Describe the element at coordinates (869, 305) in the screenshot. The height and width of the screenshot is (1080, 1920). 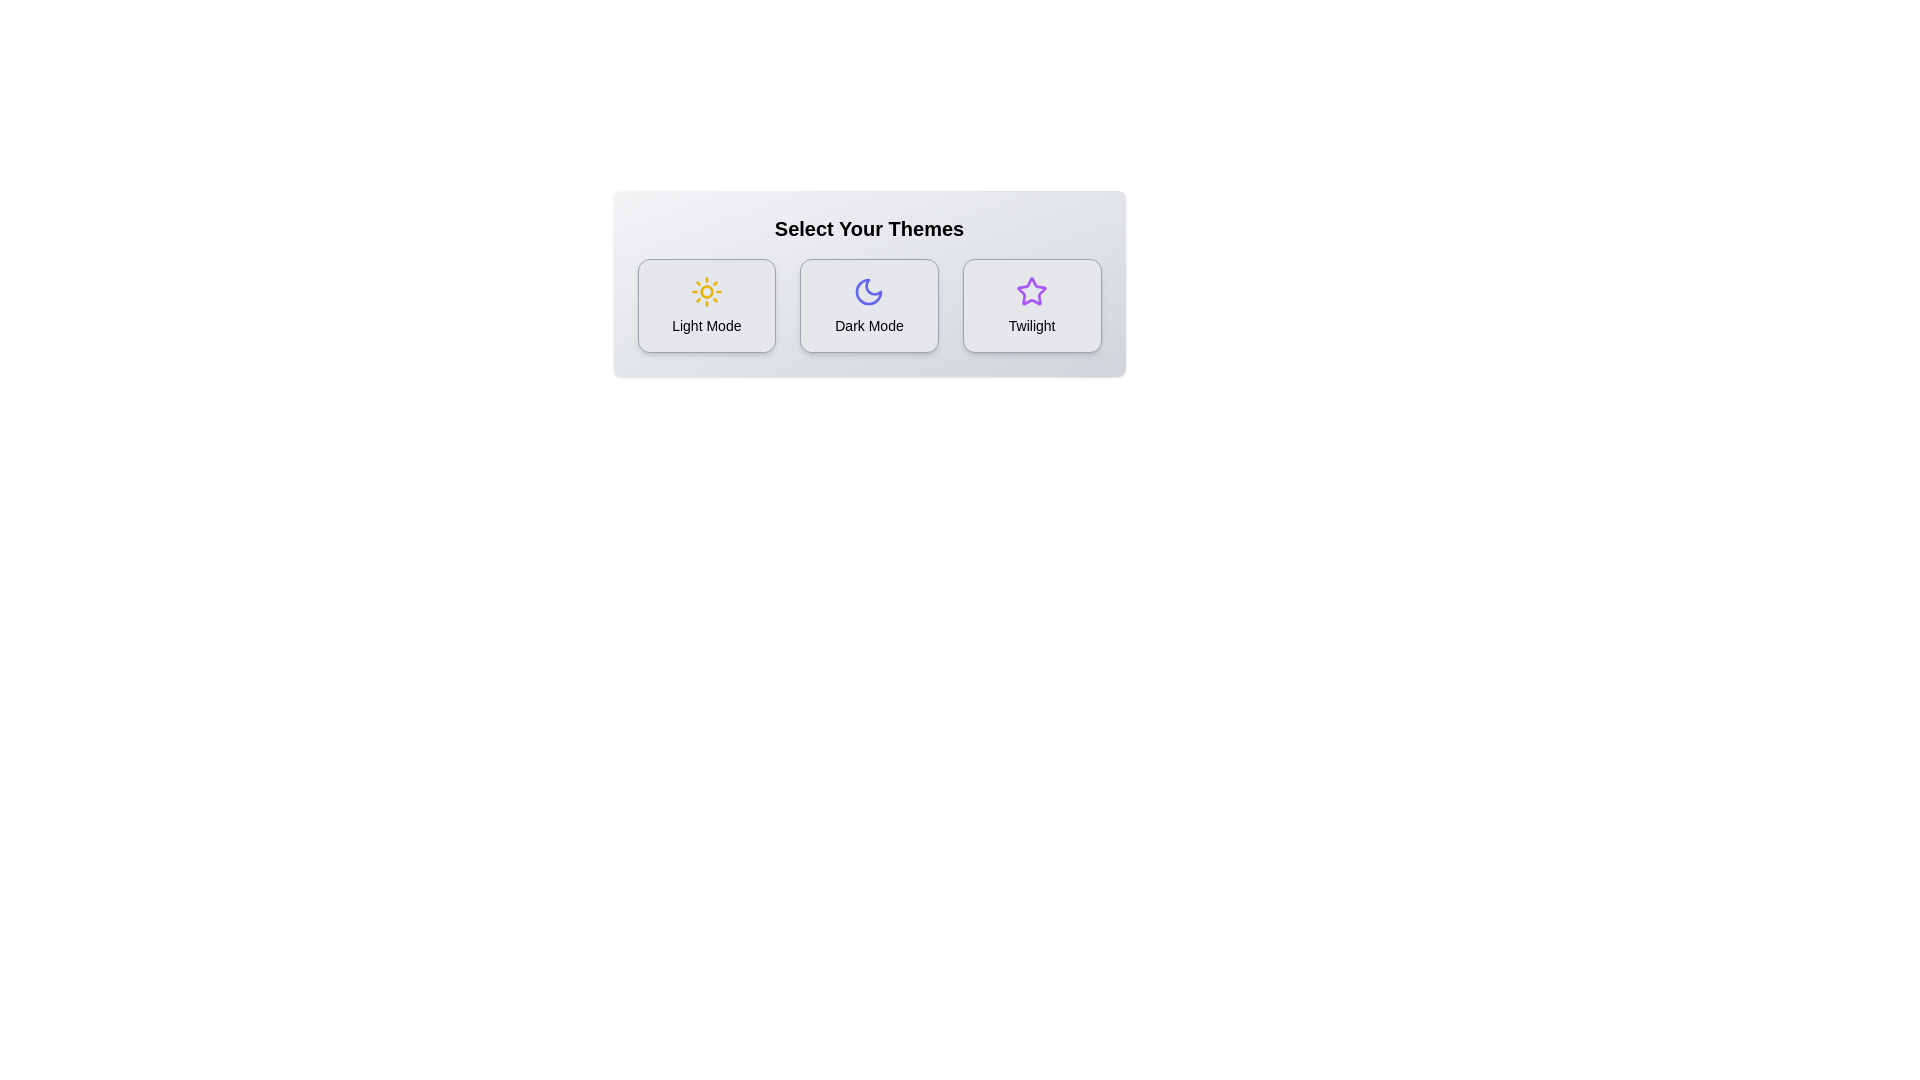
I see `the 'Dark Mode' button to toggle its selection` at that location.